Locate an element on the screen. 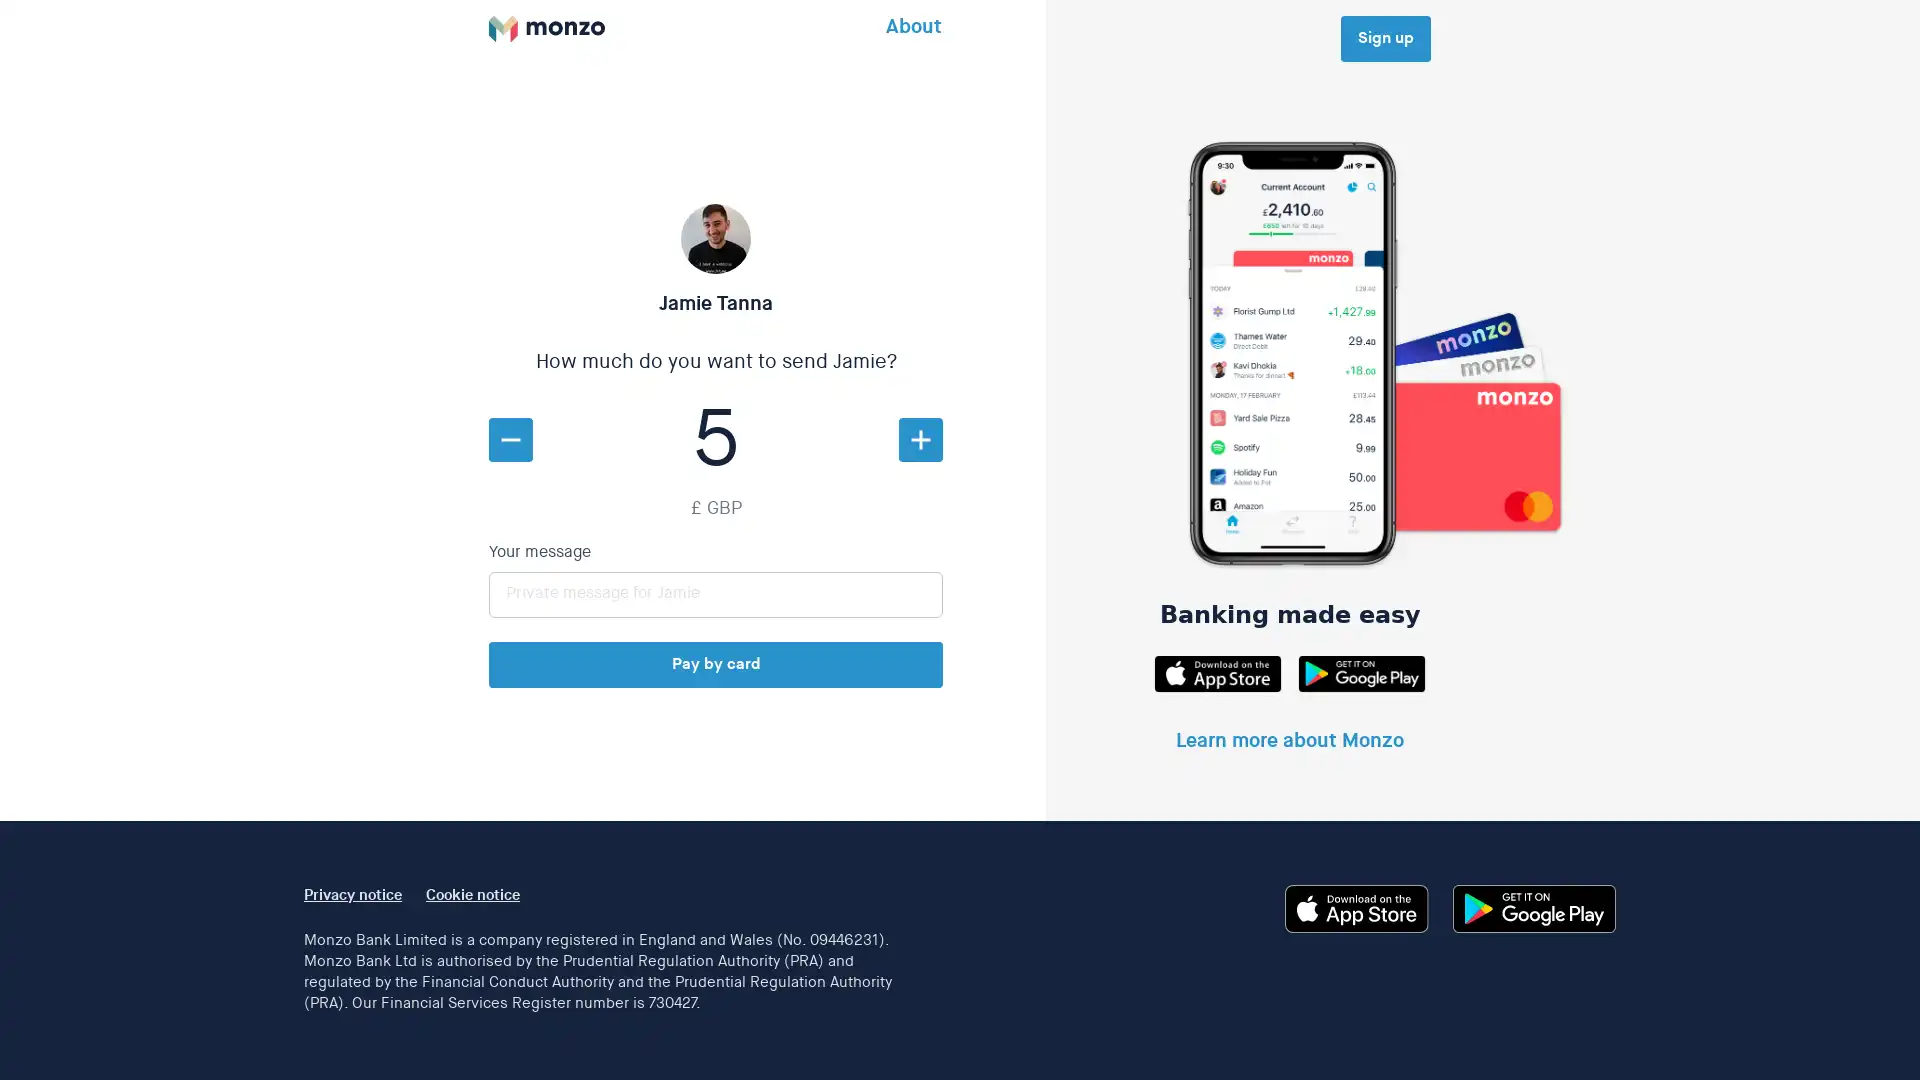 This screenshot has width=1920, height=1080. Decrease amount is located at coordinates (510, 438).